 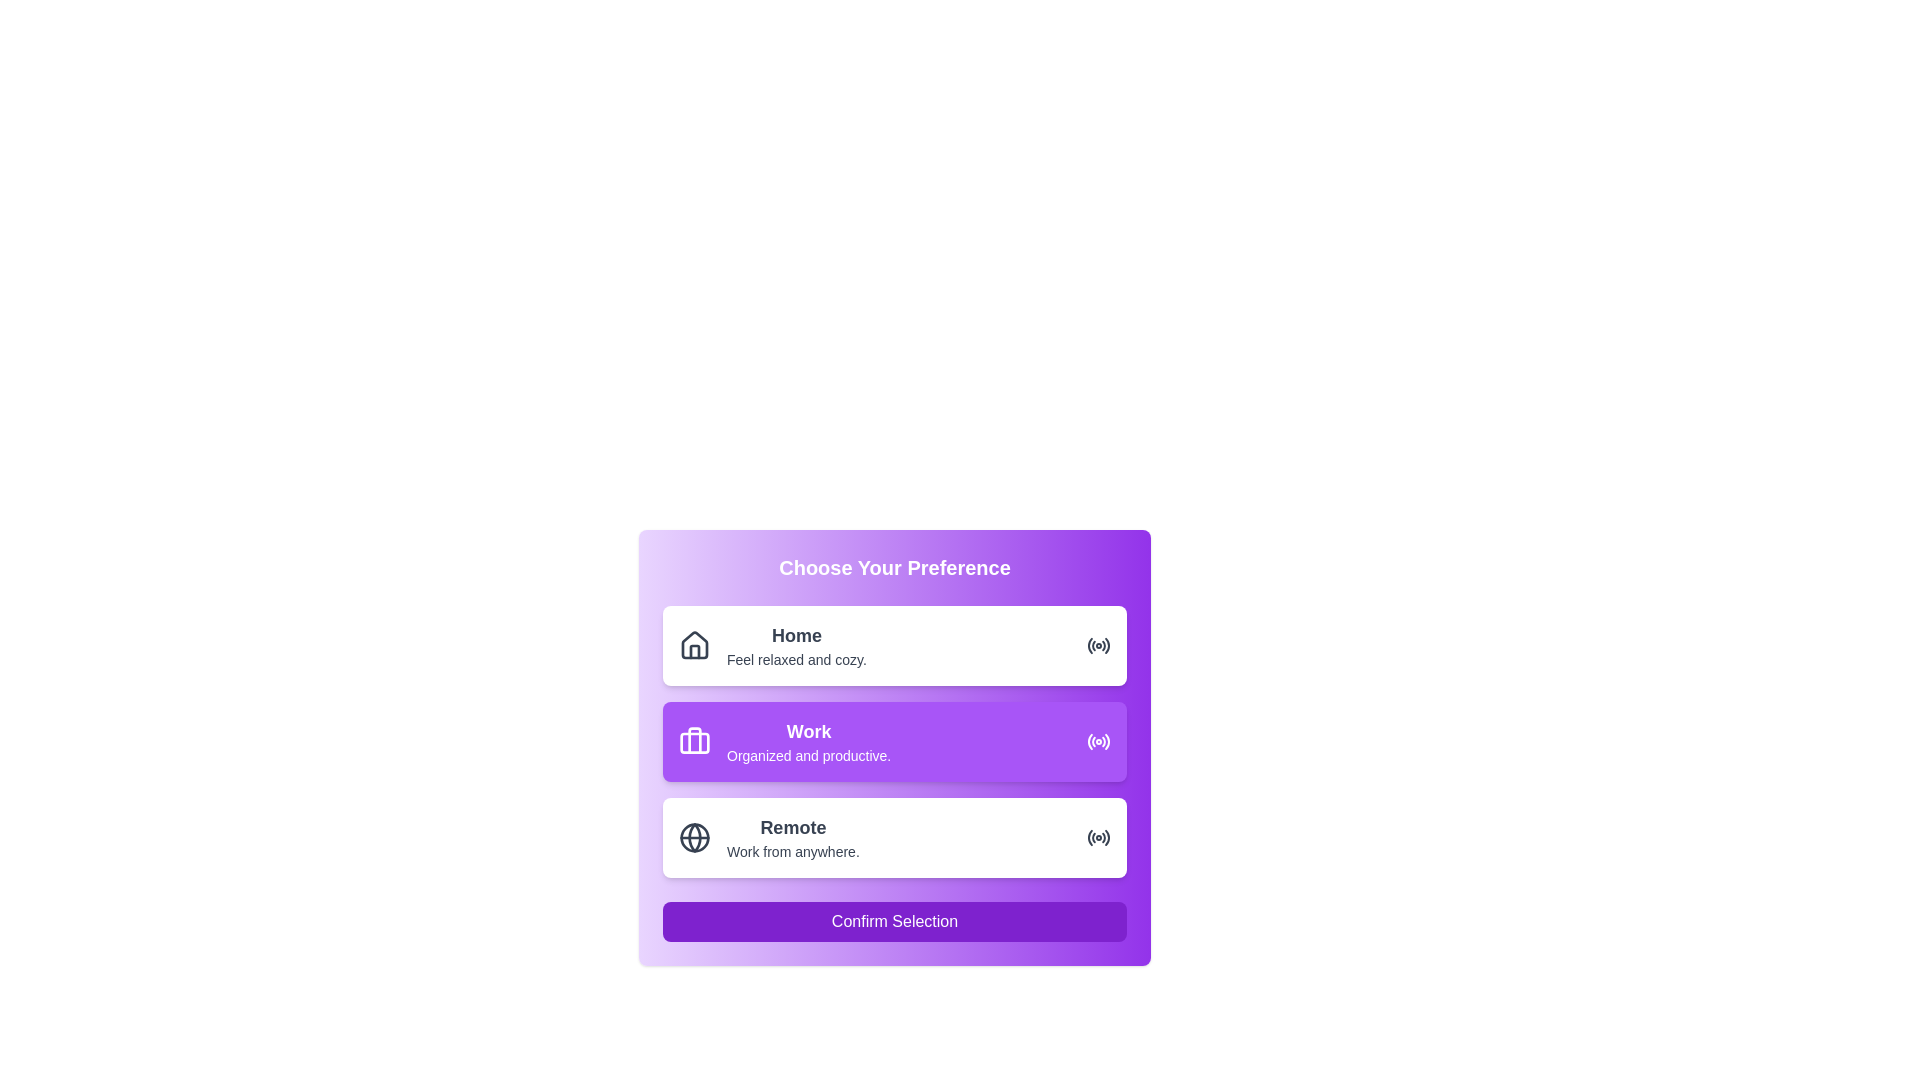 What do you see at coordinates (795, 645) in the screenshot?
I see `the 'Home' text element that features a bold header and a smaller subtitle, located in the top section of a vertically stacked list of options` at bounding box center [795, 645].